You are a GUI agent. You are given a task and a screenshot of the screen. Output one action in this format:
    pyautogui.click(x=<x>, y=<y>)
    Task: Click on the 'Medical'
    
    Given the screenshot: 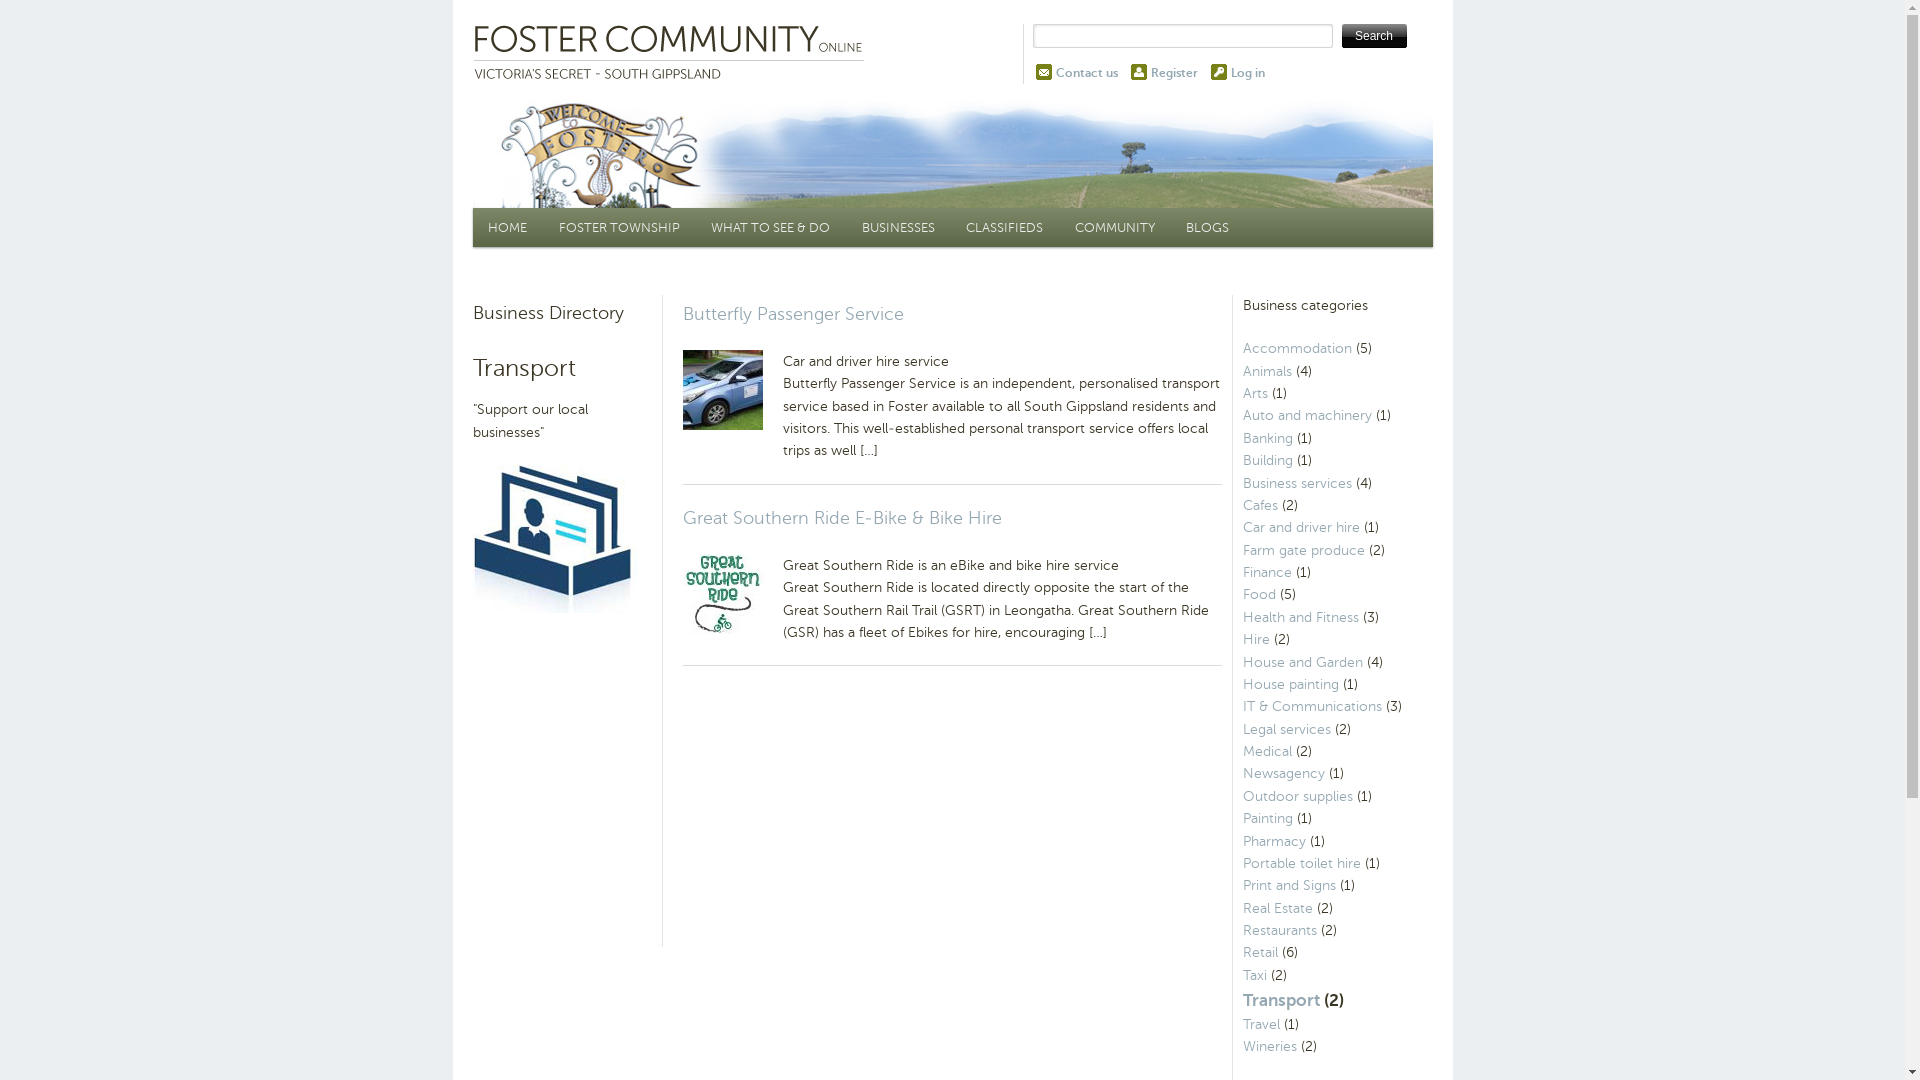 What is the action you would take?
    pyautogui.click(x=1265, y=751)
    